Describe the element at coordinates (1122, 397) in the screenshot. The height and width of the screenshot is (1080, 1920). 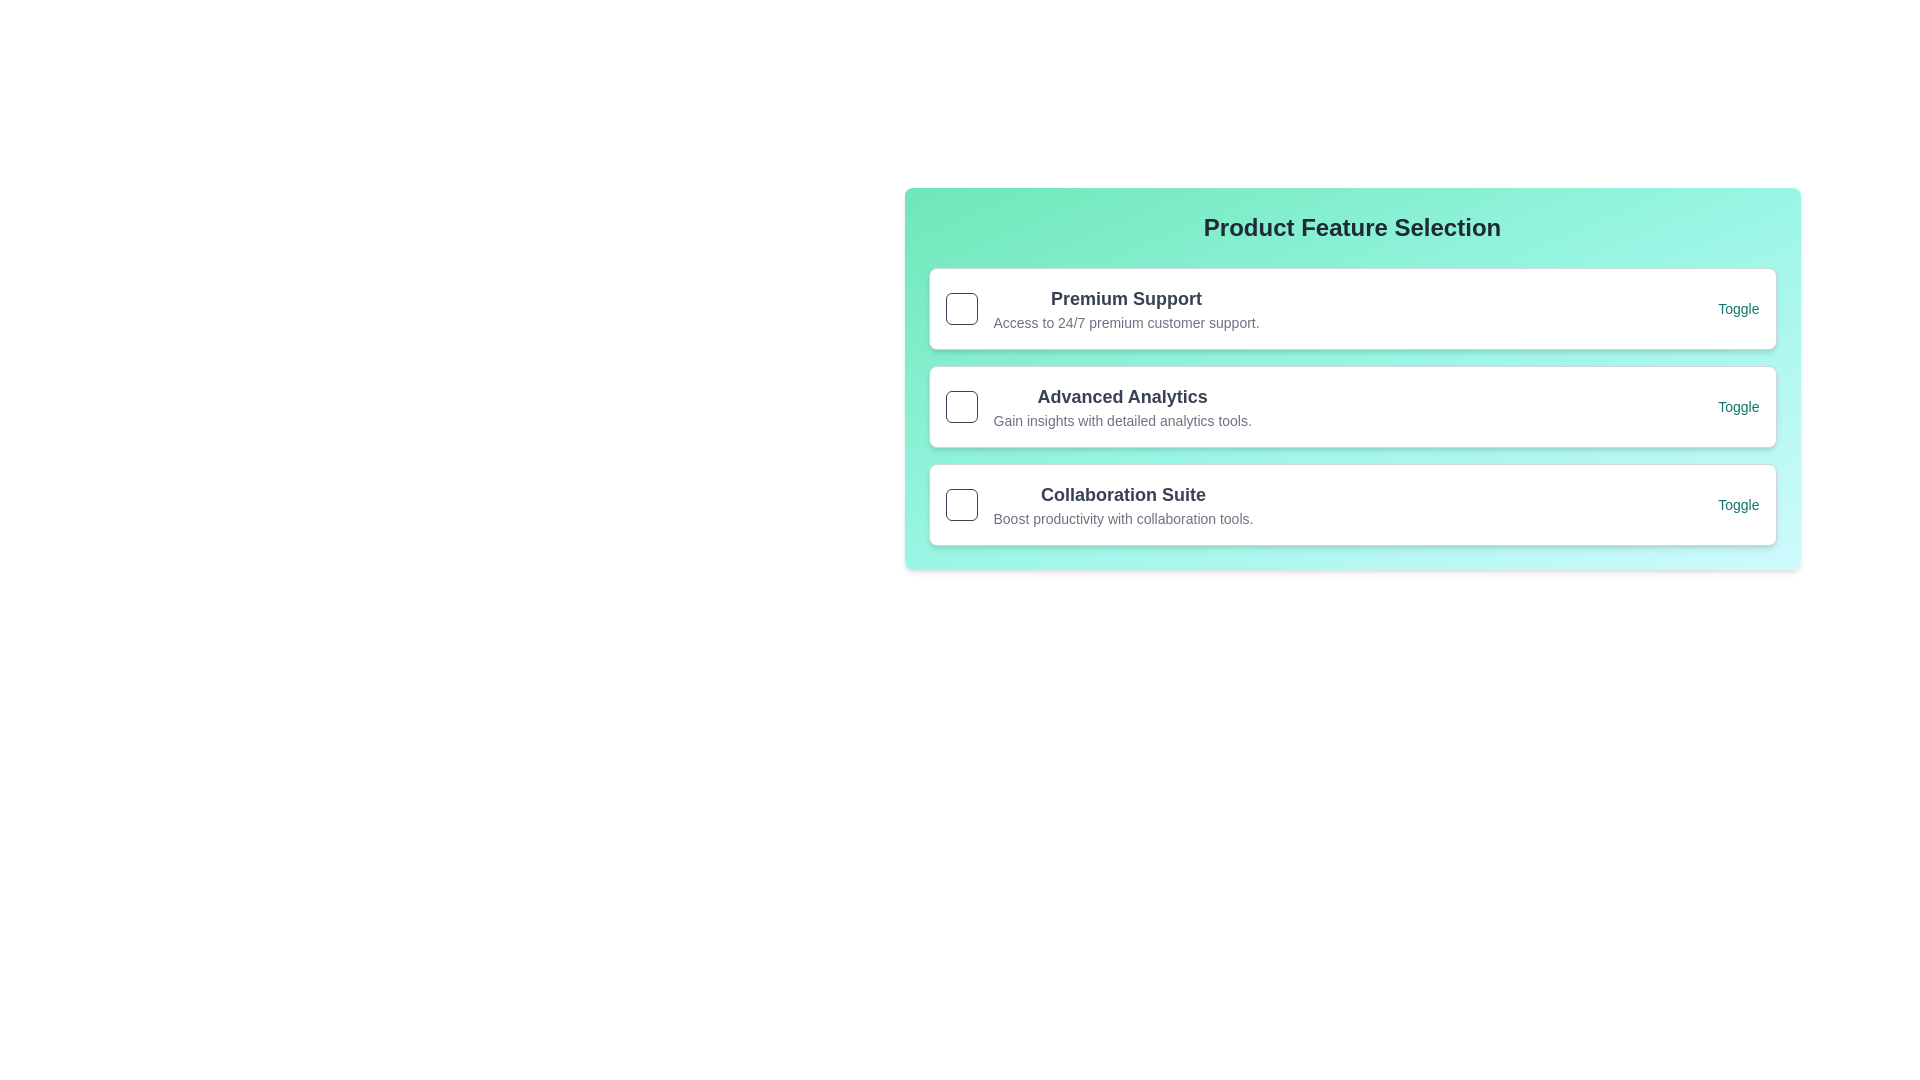
I see `the Text label indicating 'Advanced Analytics', which is centrally positioned in the second row of the card group` at that location.